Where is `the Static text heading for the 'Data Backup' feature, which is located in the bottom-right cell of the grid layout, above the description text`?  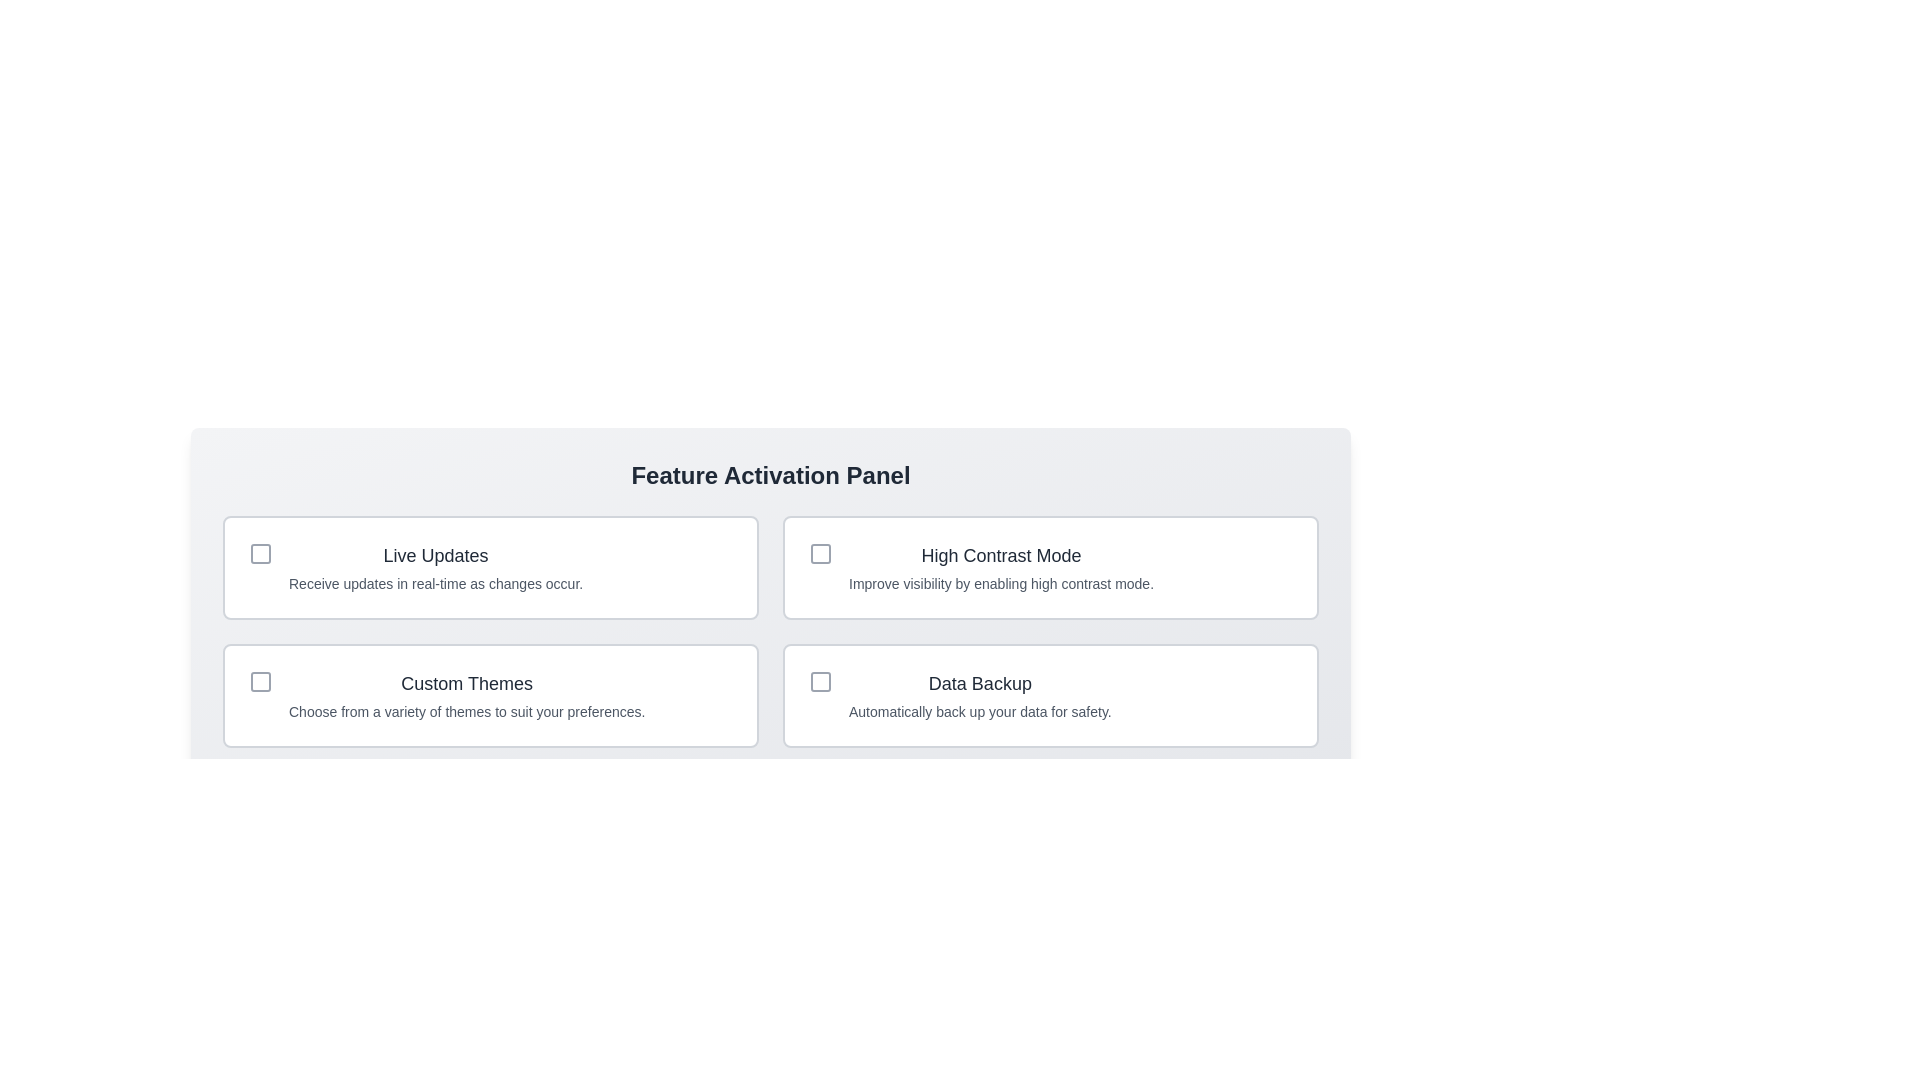
the Static text heading for the 'Data Backup' feature, which is located in the bottom-right cell of the grid layout, above the description text is located at coordinates (980, 682).